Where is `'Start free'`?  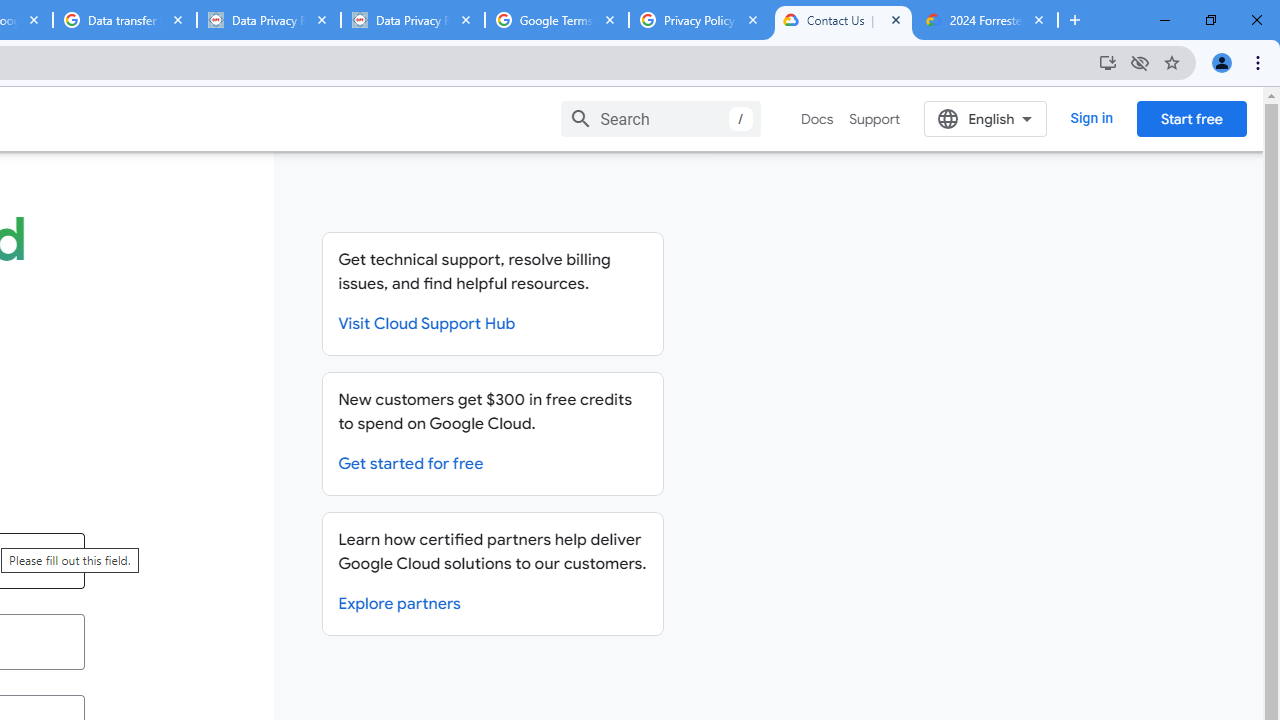 'Start free' is located at coordinates (1191, 118).